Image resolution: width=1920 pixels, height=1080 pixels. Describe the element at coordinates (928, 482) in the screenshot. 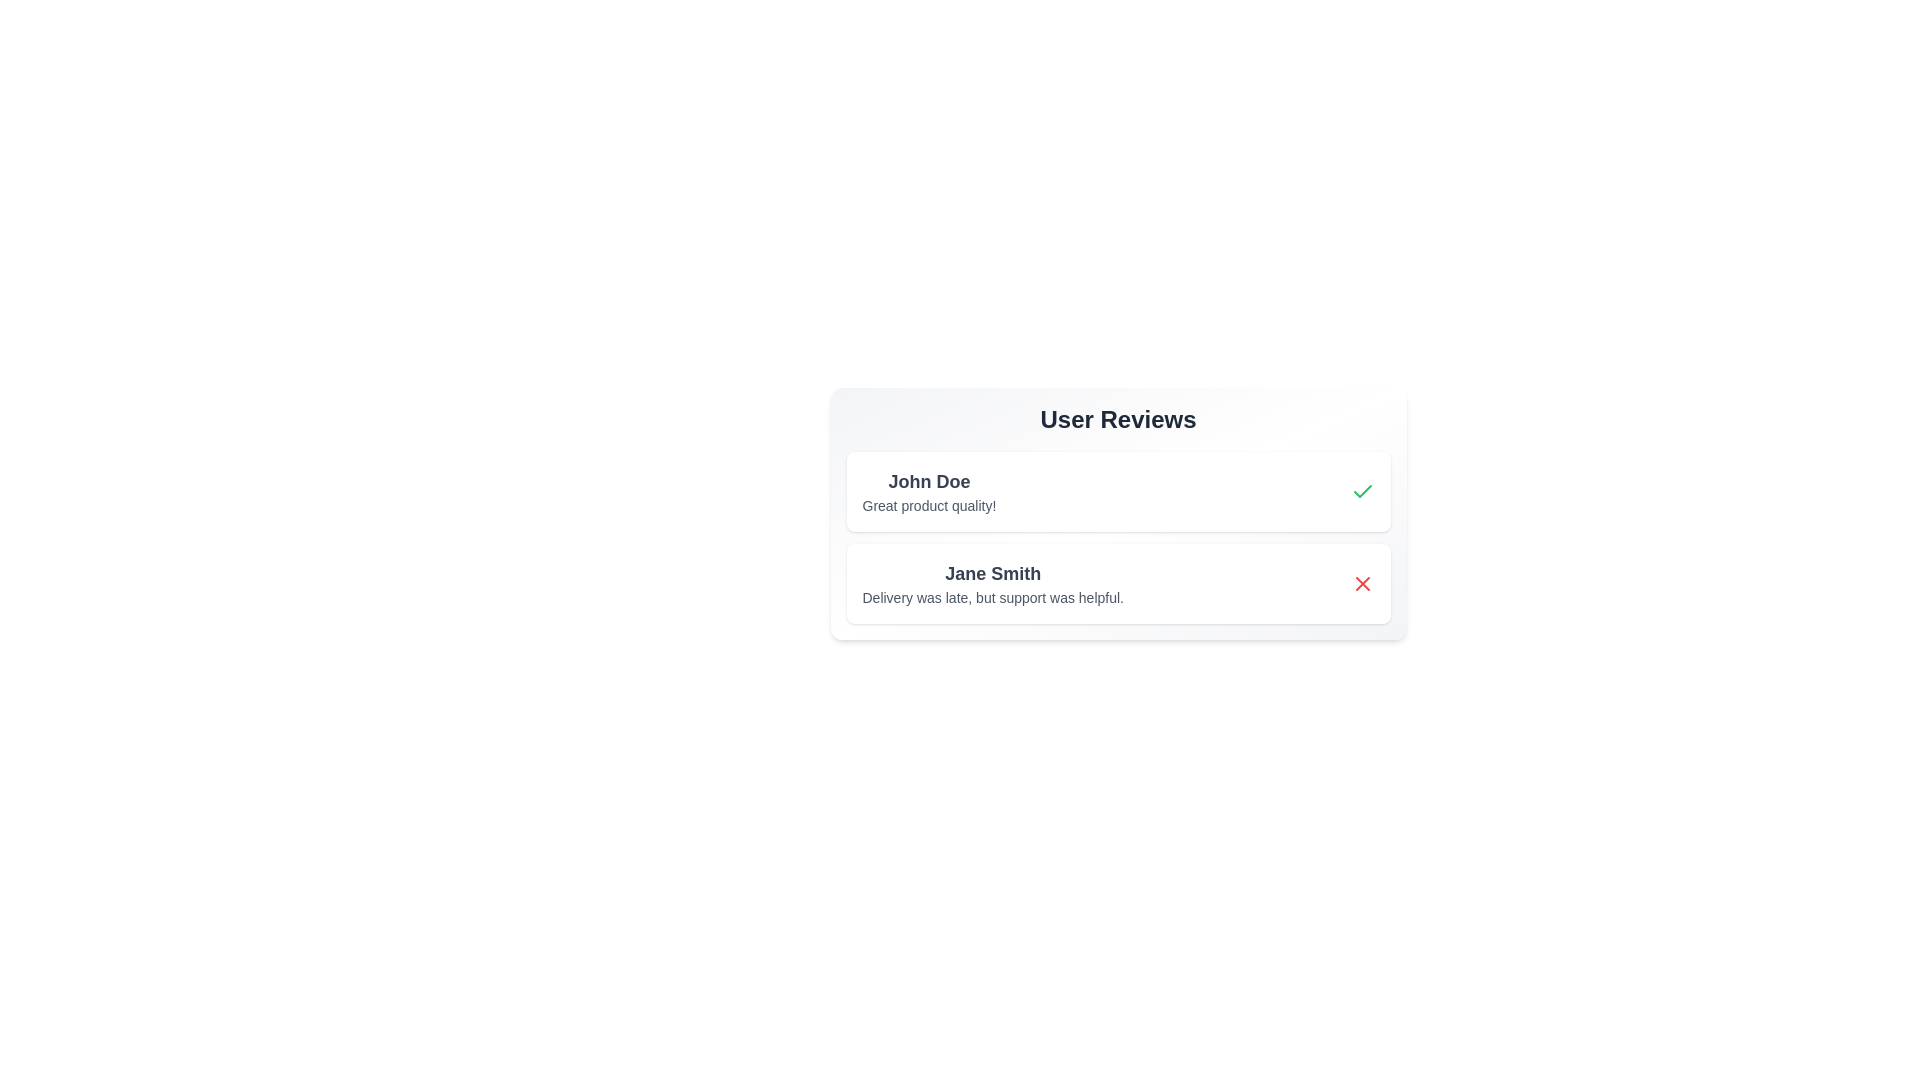

I see `the text label that serves as the user identifier for the review, located at the top-left section of the review card` at that location.